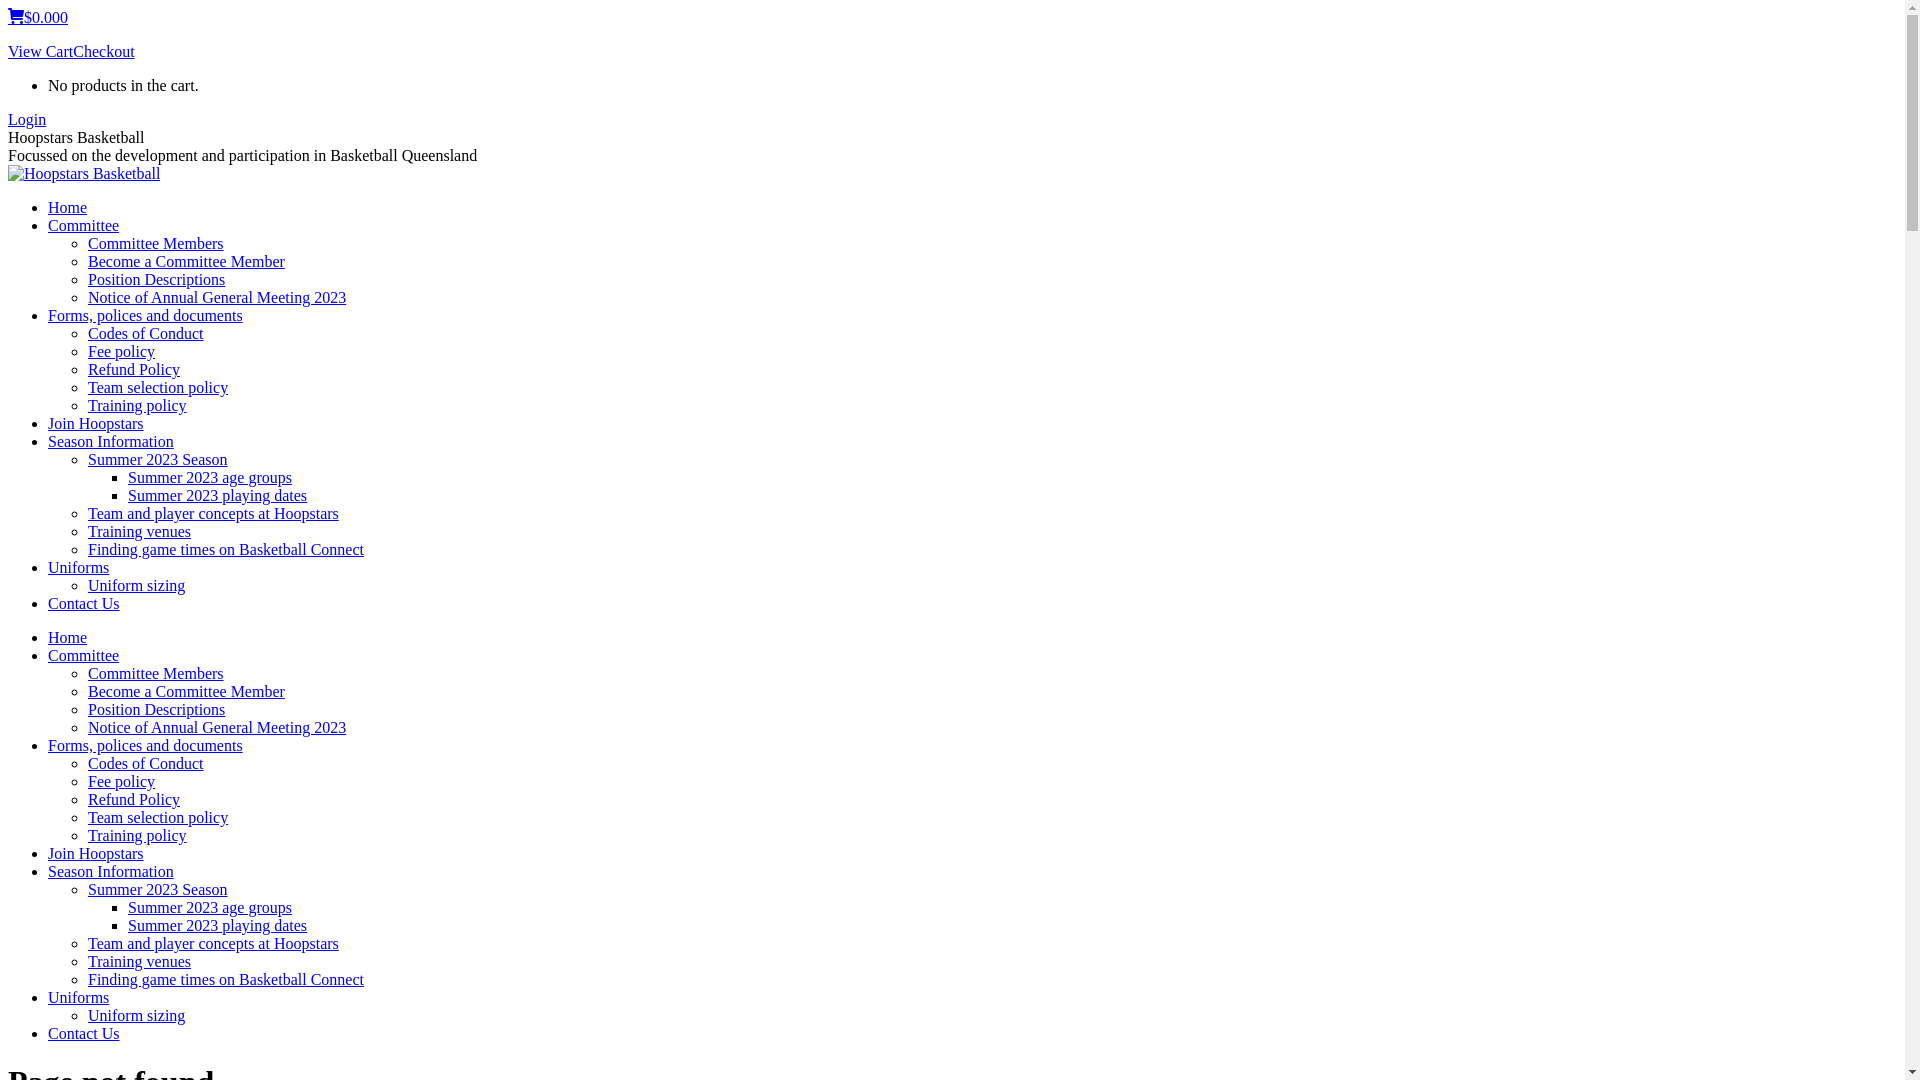  What do you see at coordinates (86, 763) in the screenshot?
I see `'Codes of Conduct'` at bounding box center [86, 763].